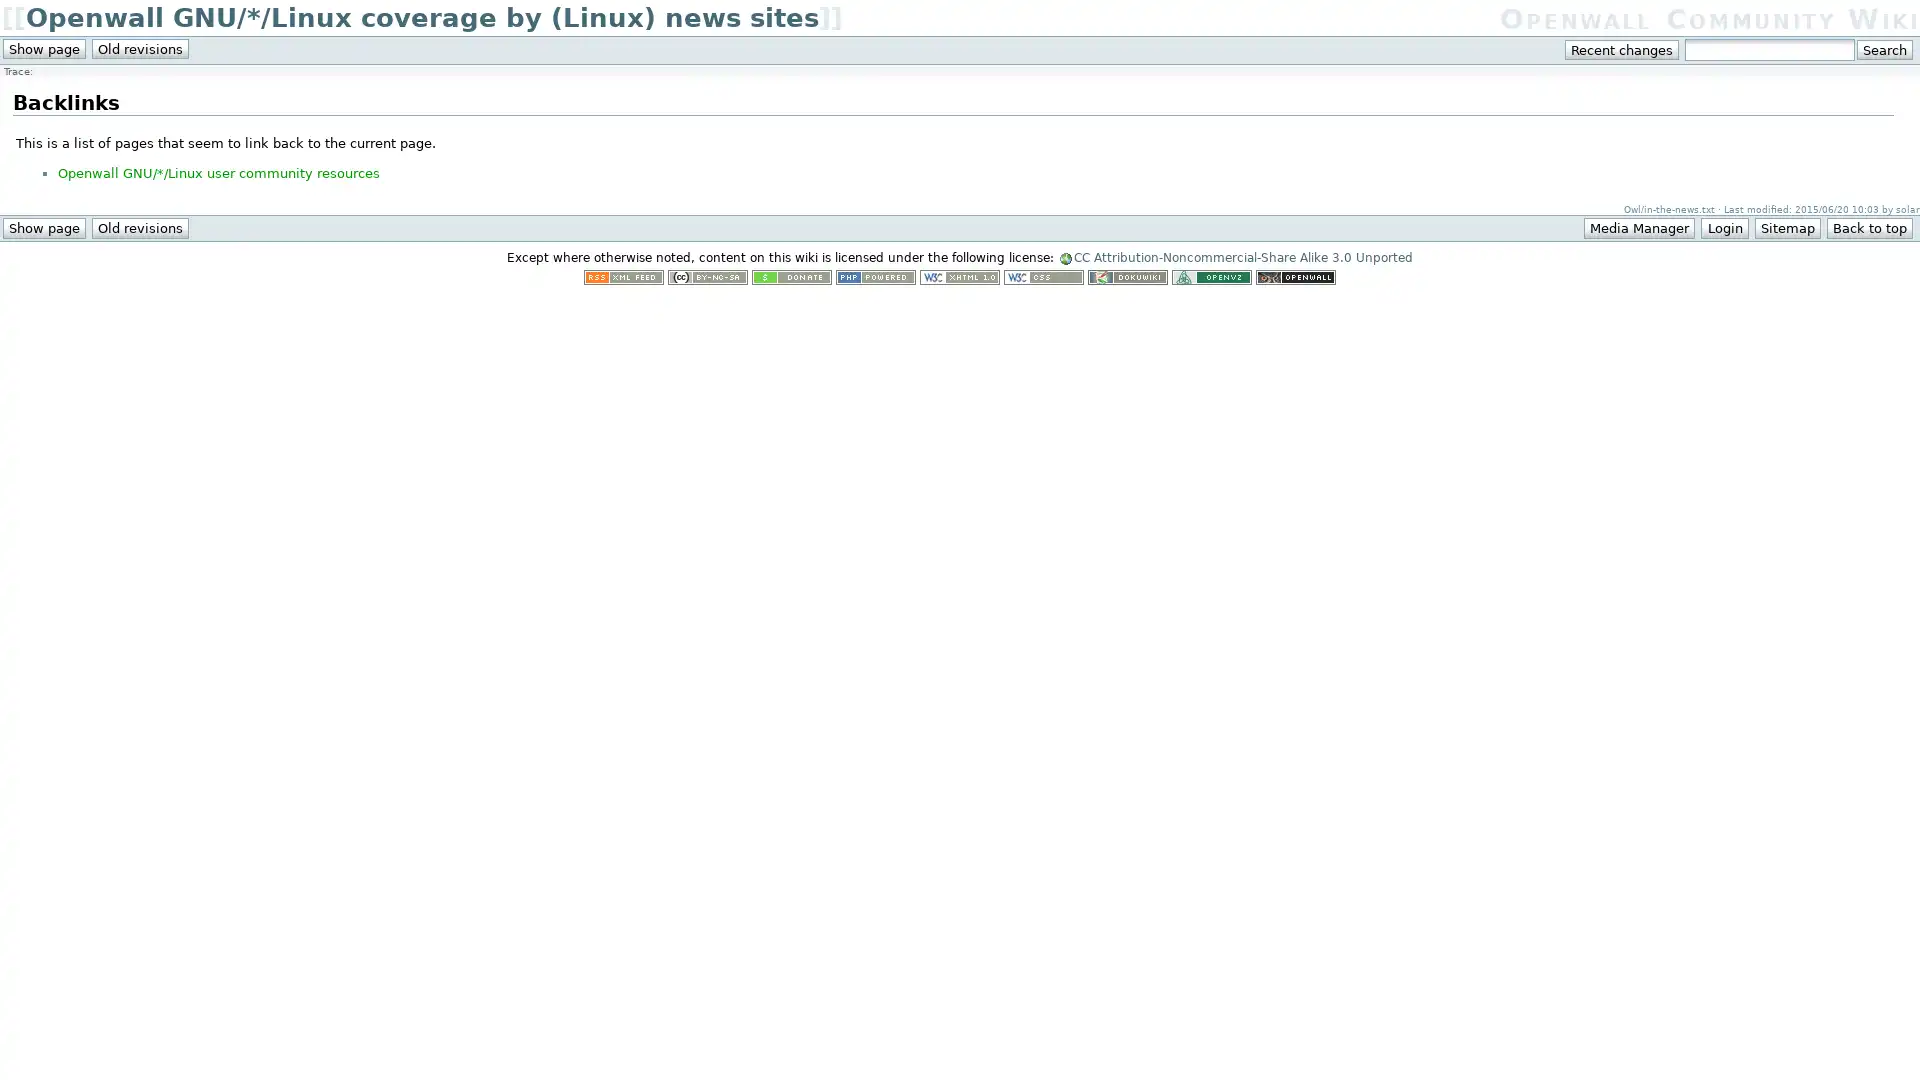  Describe the element at coordinates (1622, 49) in the screenshot. I see `Recent changes` at that location.